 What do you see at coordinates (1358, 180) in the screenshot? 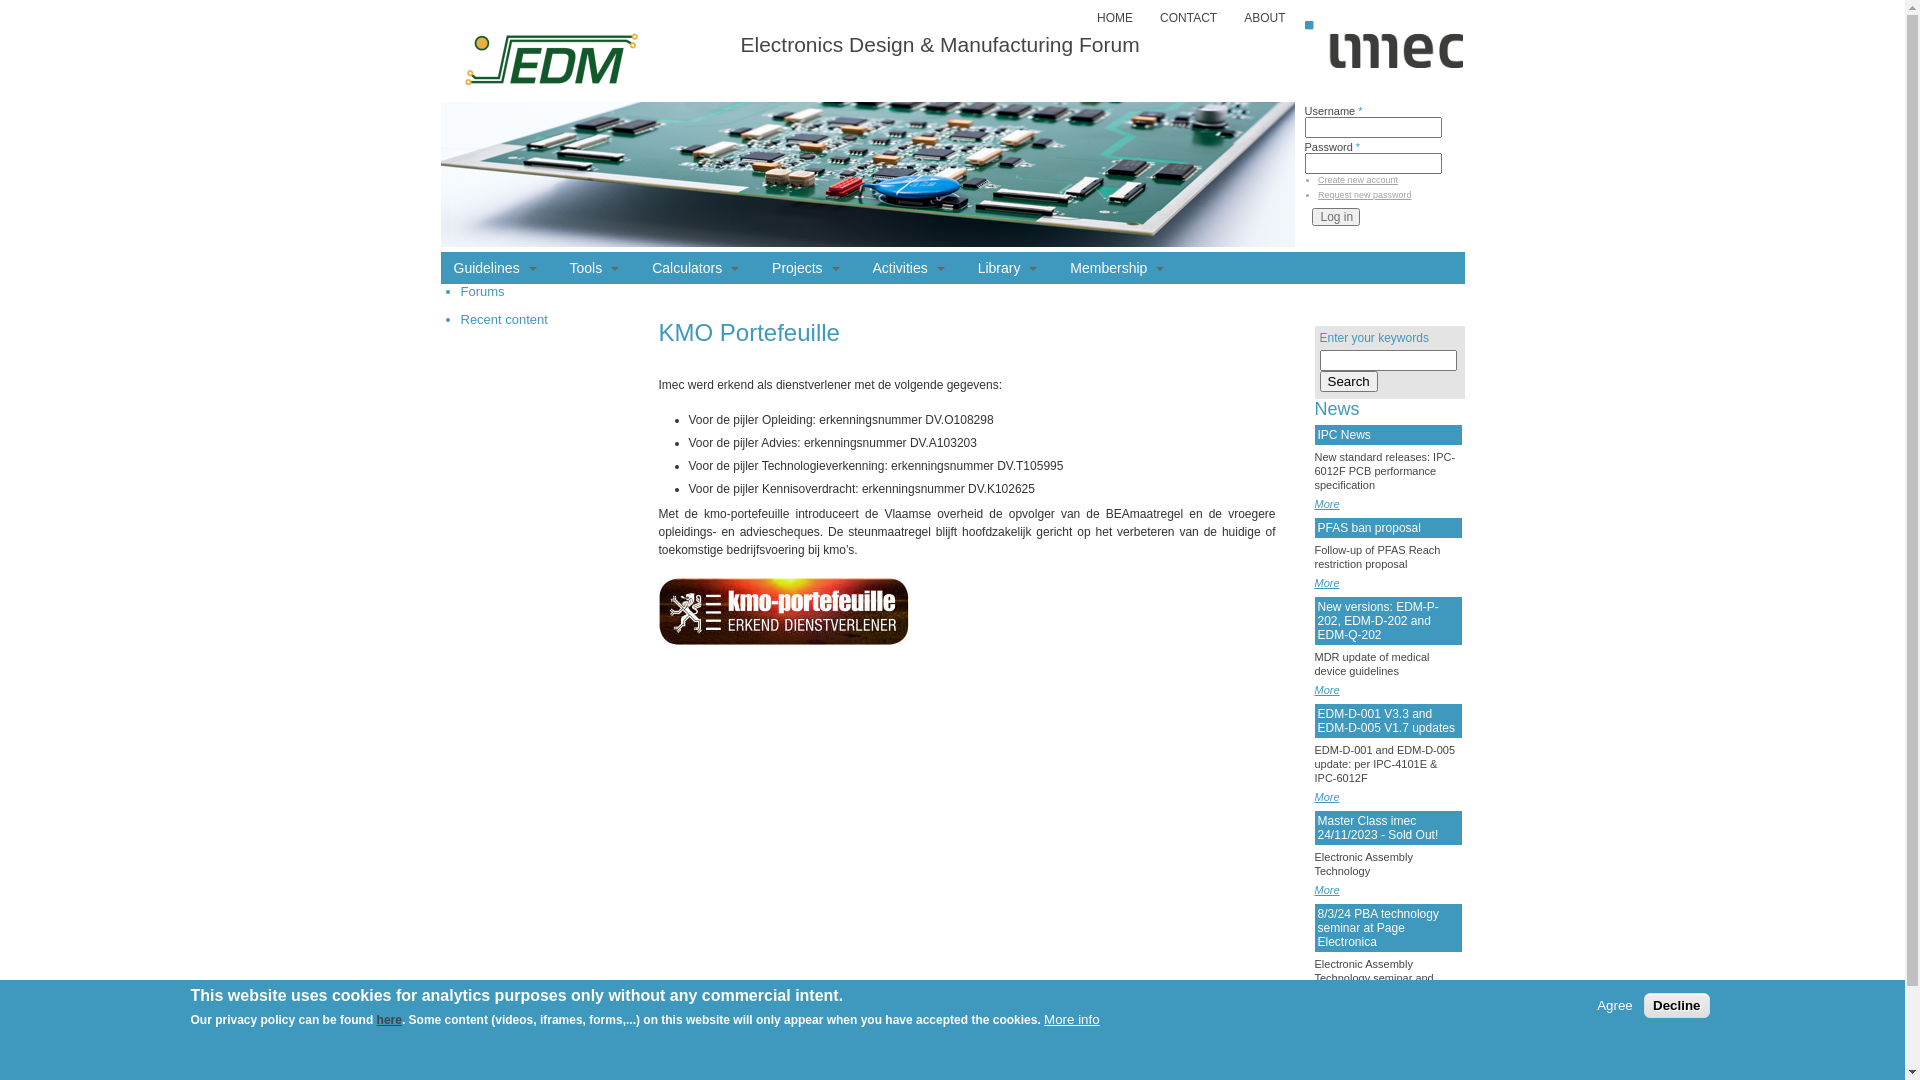
I see `'Create new account'` at bounding box center [1358, 180].